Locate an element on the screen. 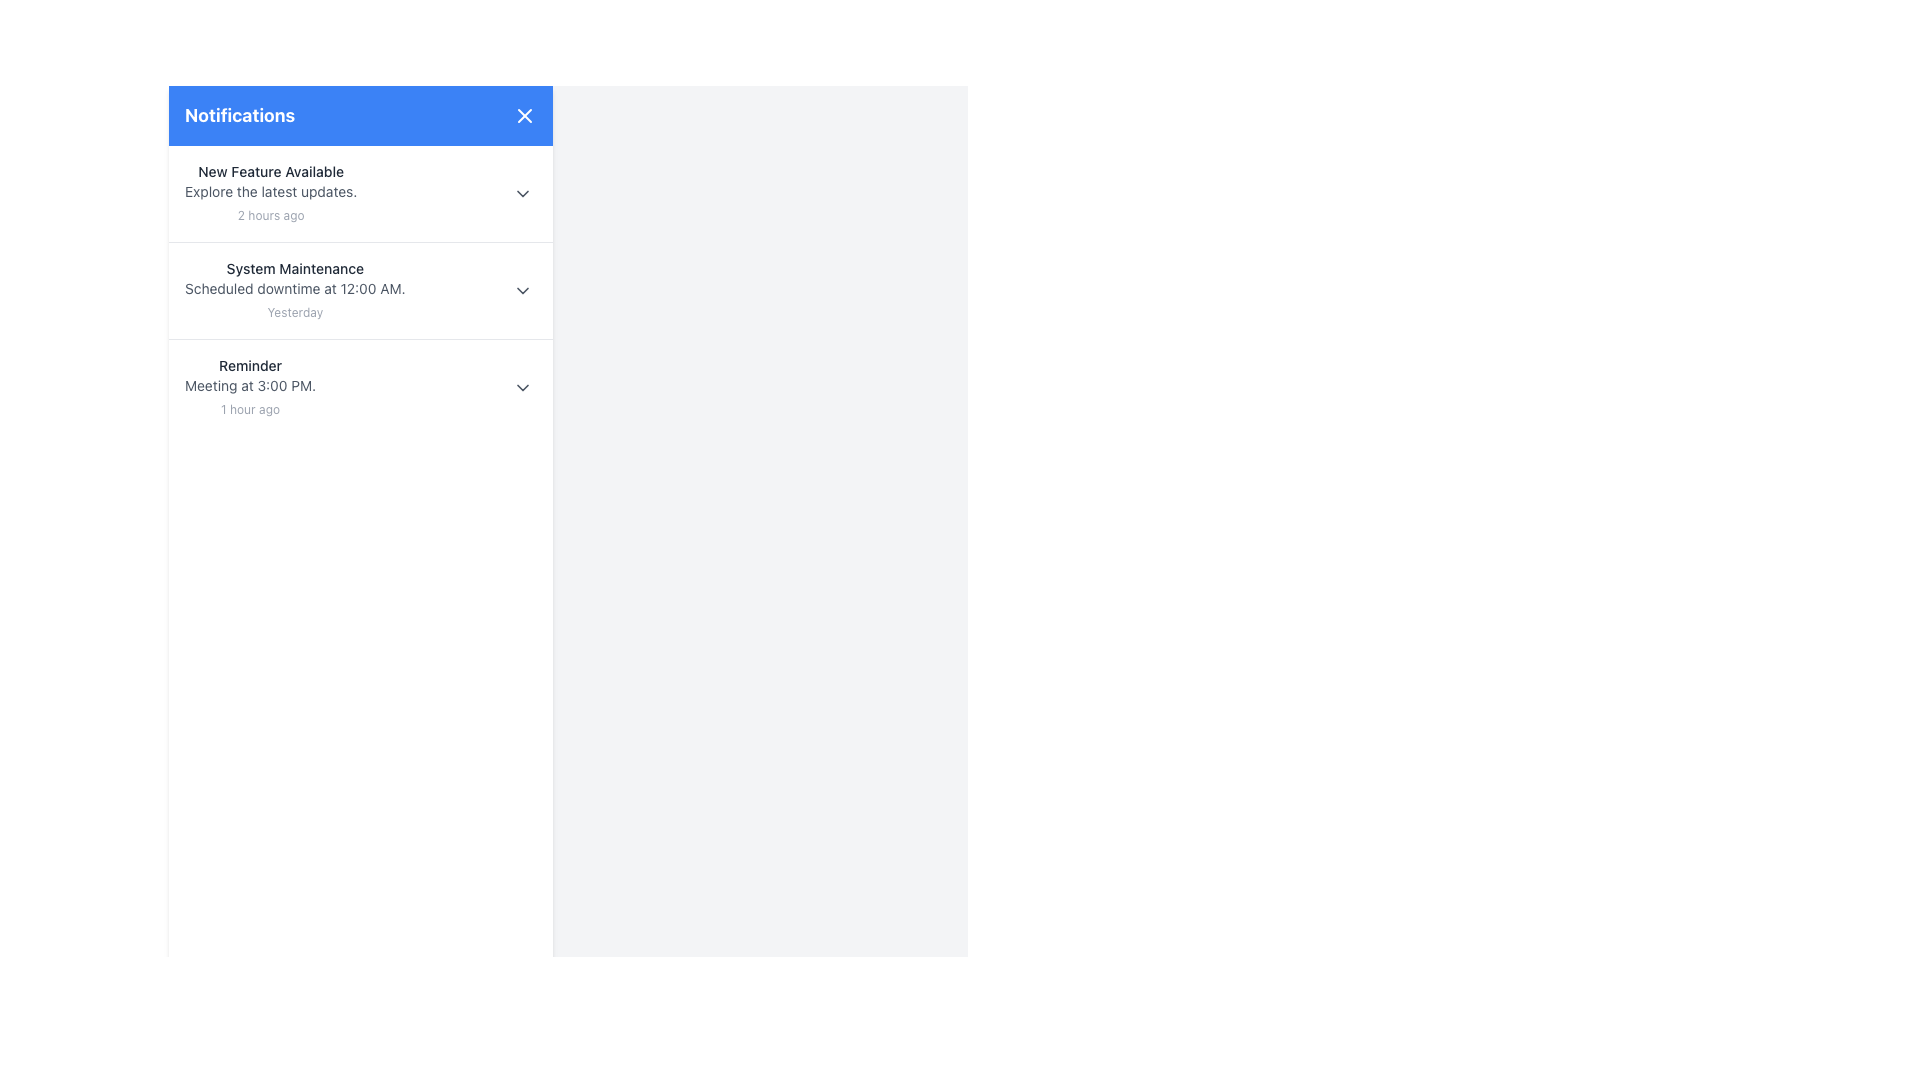  the text label displaying '1 hour ago' located under the 'Reminder' notification is located at coordinates (249, 408).